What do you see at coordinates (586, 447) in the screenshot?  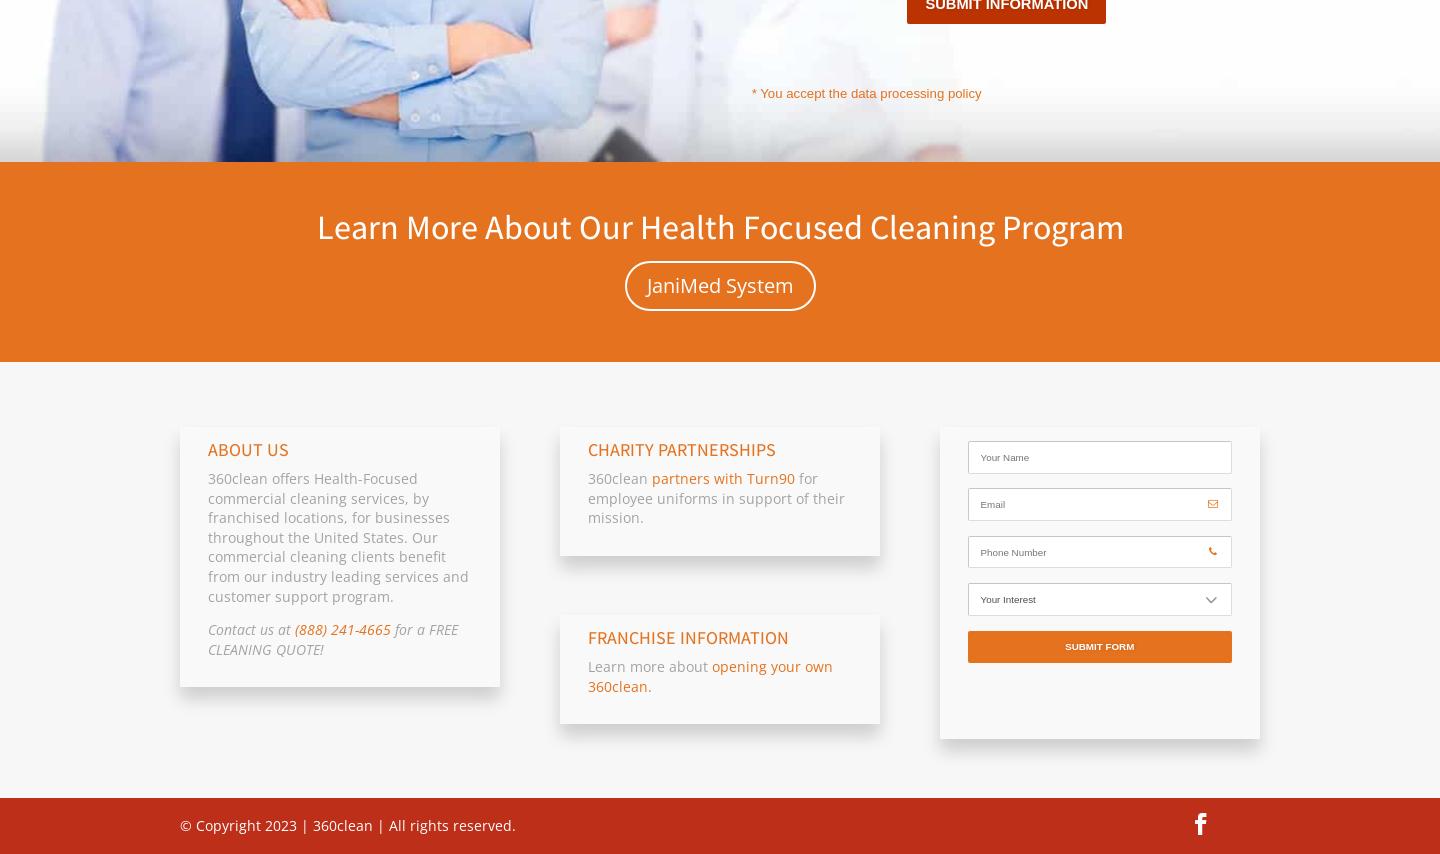 I see `'CHARITY PARTNERSHIPS'` at bounding box center [586, 447].